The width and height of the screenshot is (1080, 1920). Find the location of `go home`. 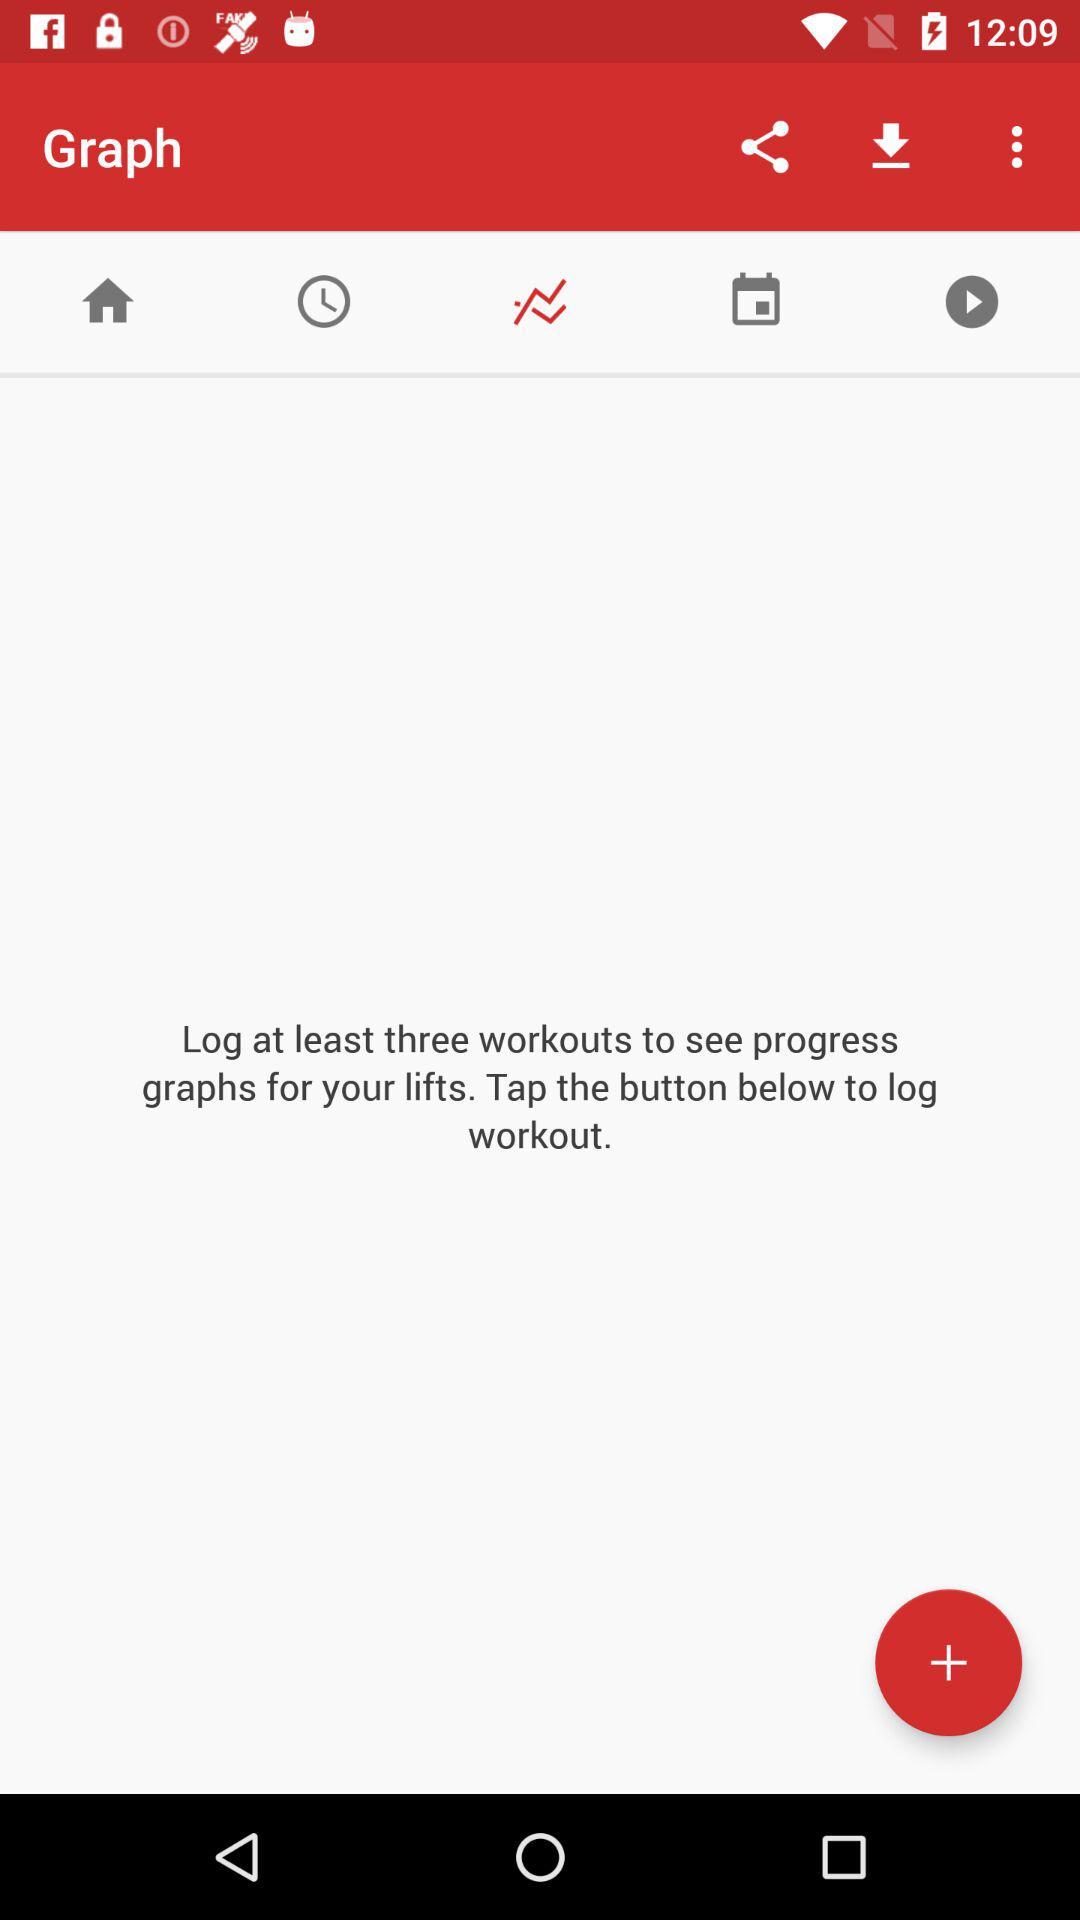

go home is located at coordinates (108, 300).